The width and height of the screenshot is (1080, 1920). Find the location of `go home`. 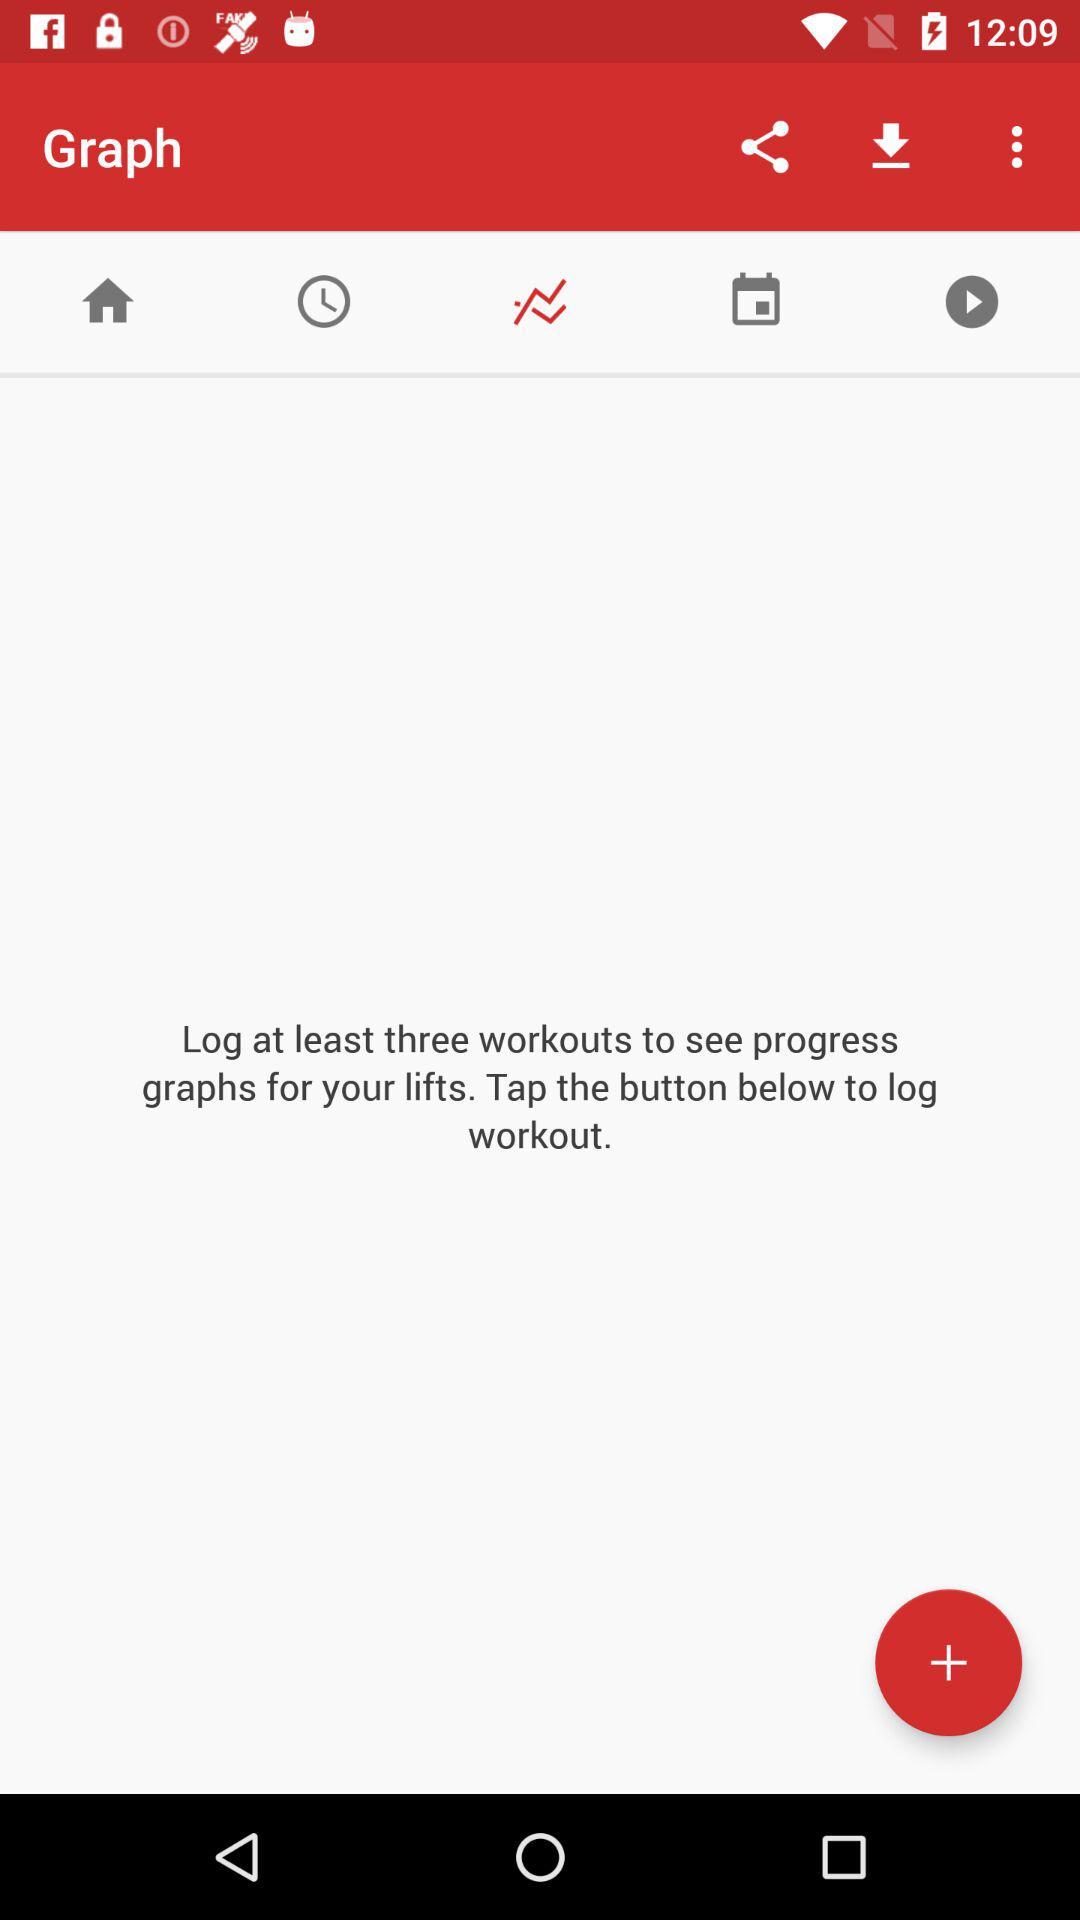

go home is located at coordinates (108, 300).